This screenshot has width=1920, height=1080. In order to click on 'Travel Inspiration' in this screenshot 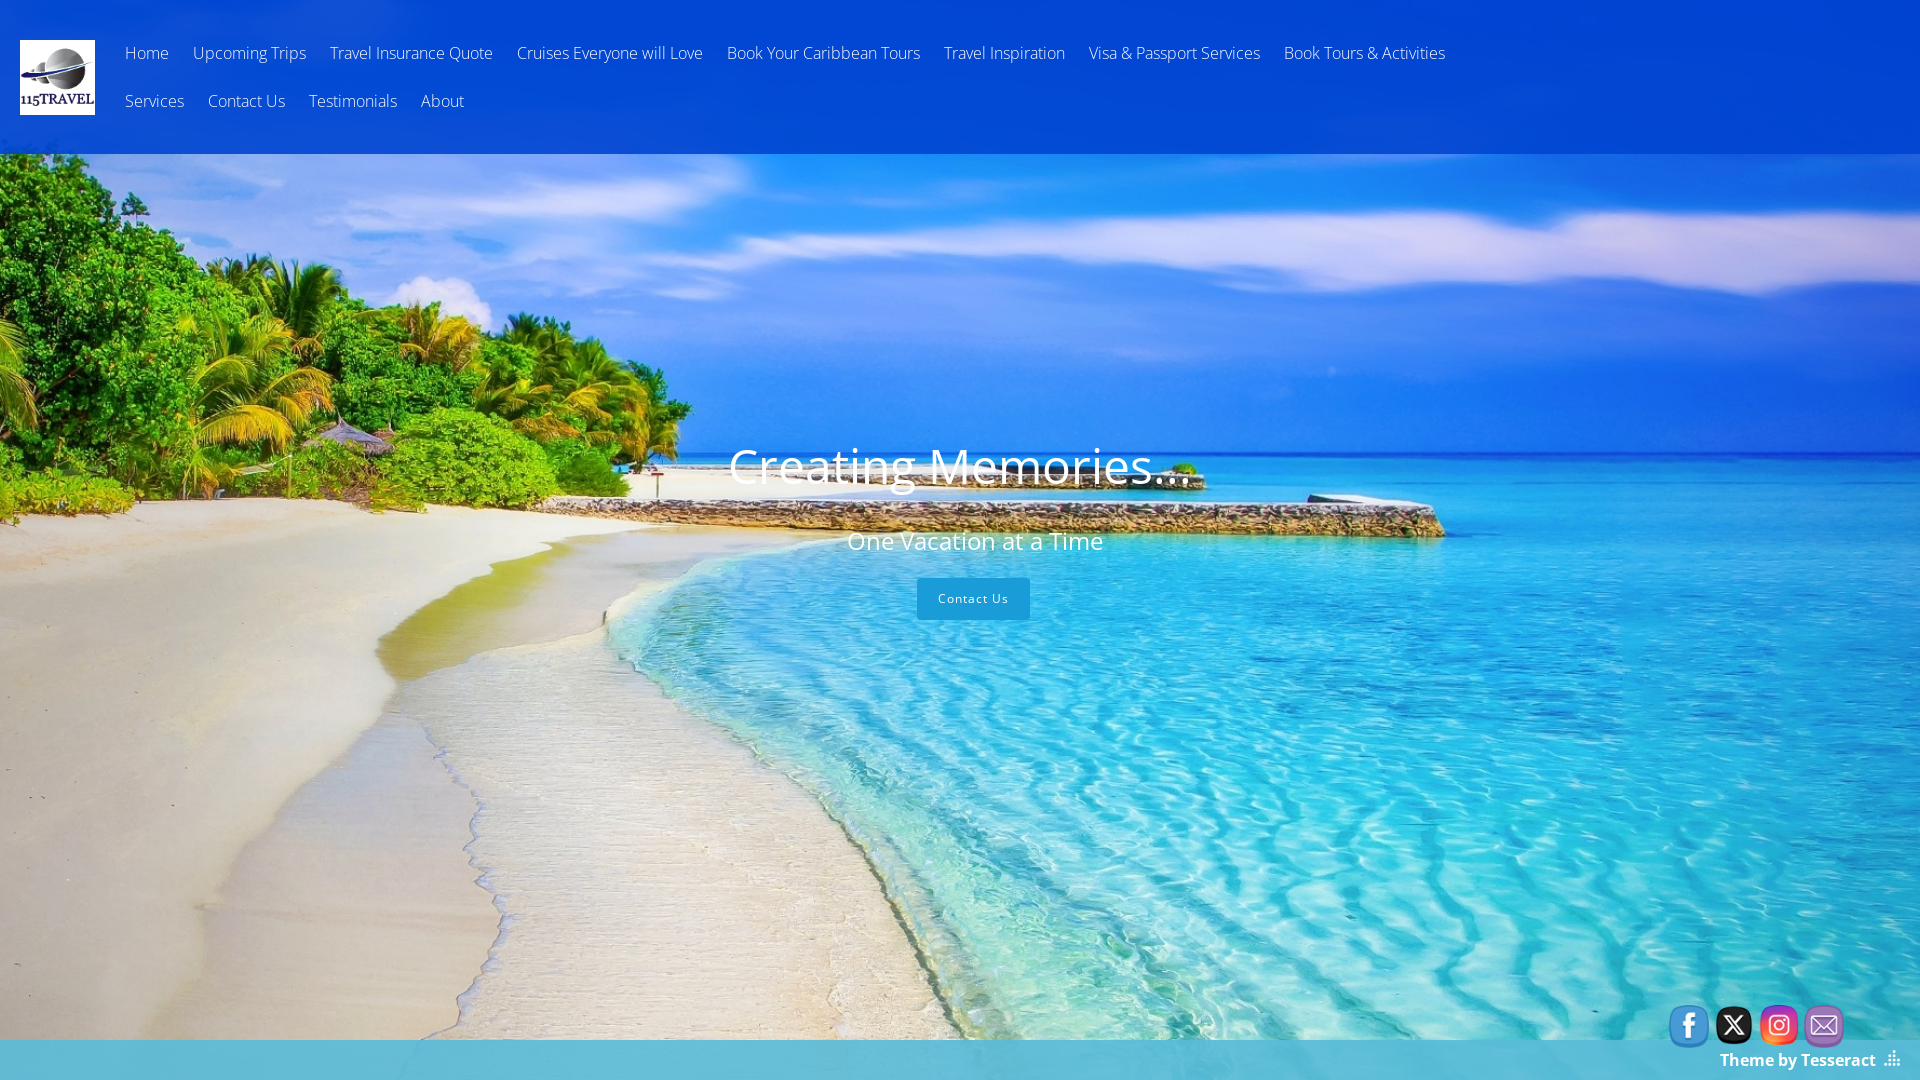, I will do `click(1004, 52)`.